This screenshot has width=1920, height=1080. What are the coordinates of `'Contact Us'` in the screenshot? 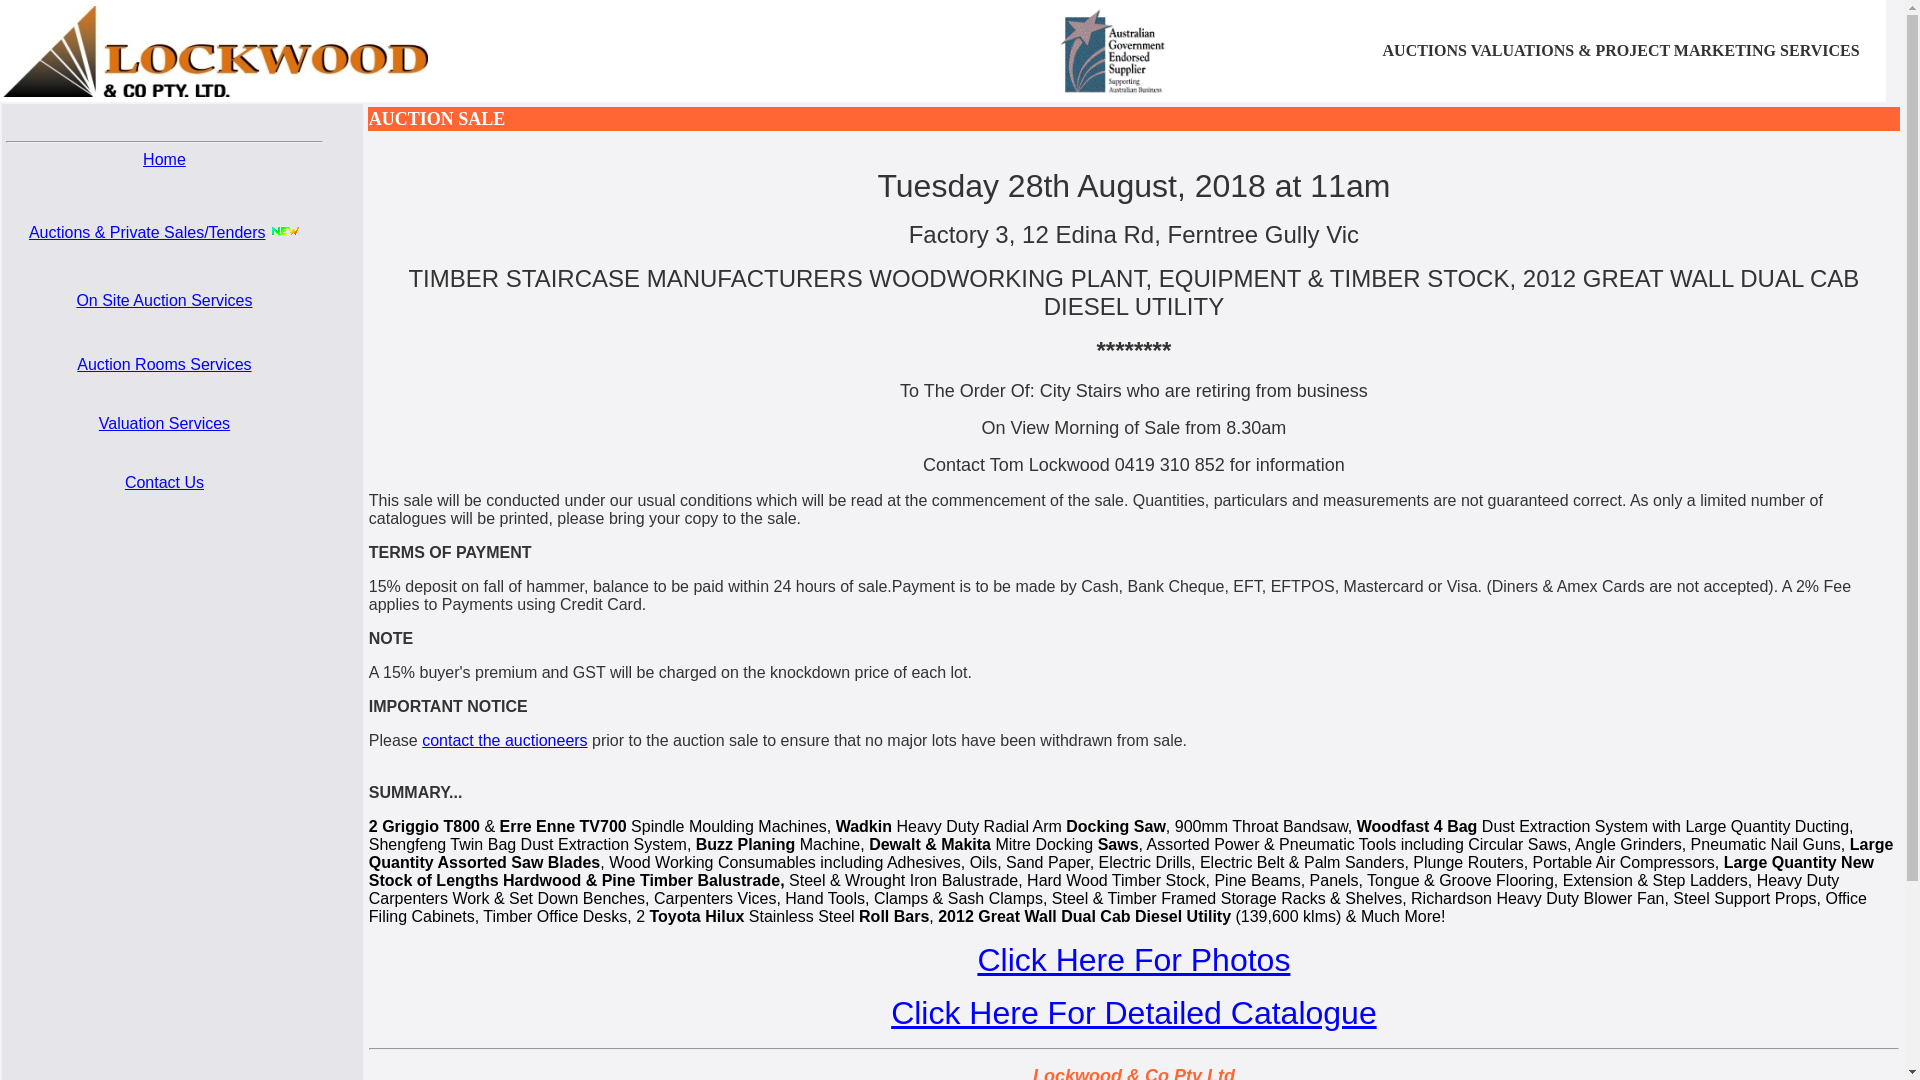 It's located at (164, 482).